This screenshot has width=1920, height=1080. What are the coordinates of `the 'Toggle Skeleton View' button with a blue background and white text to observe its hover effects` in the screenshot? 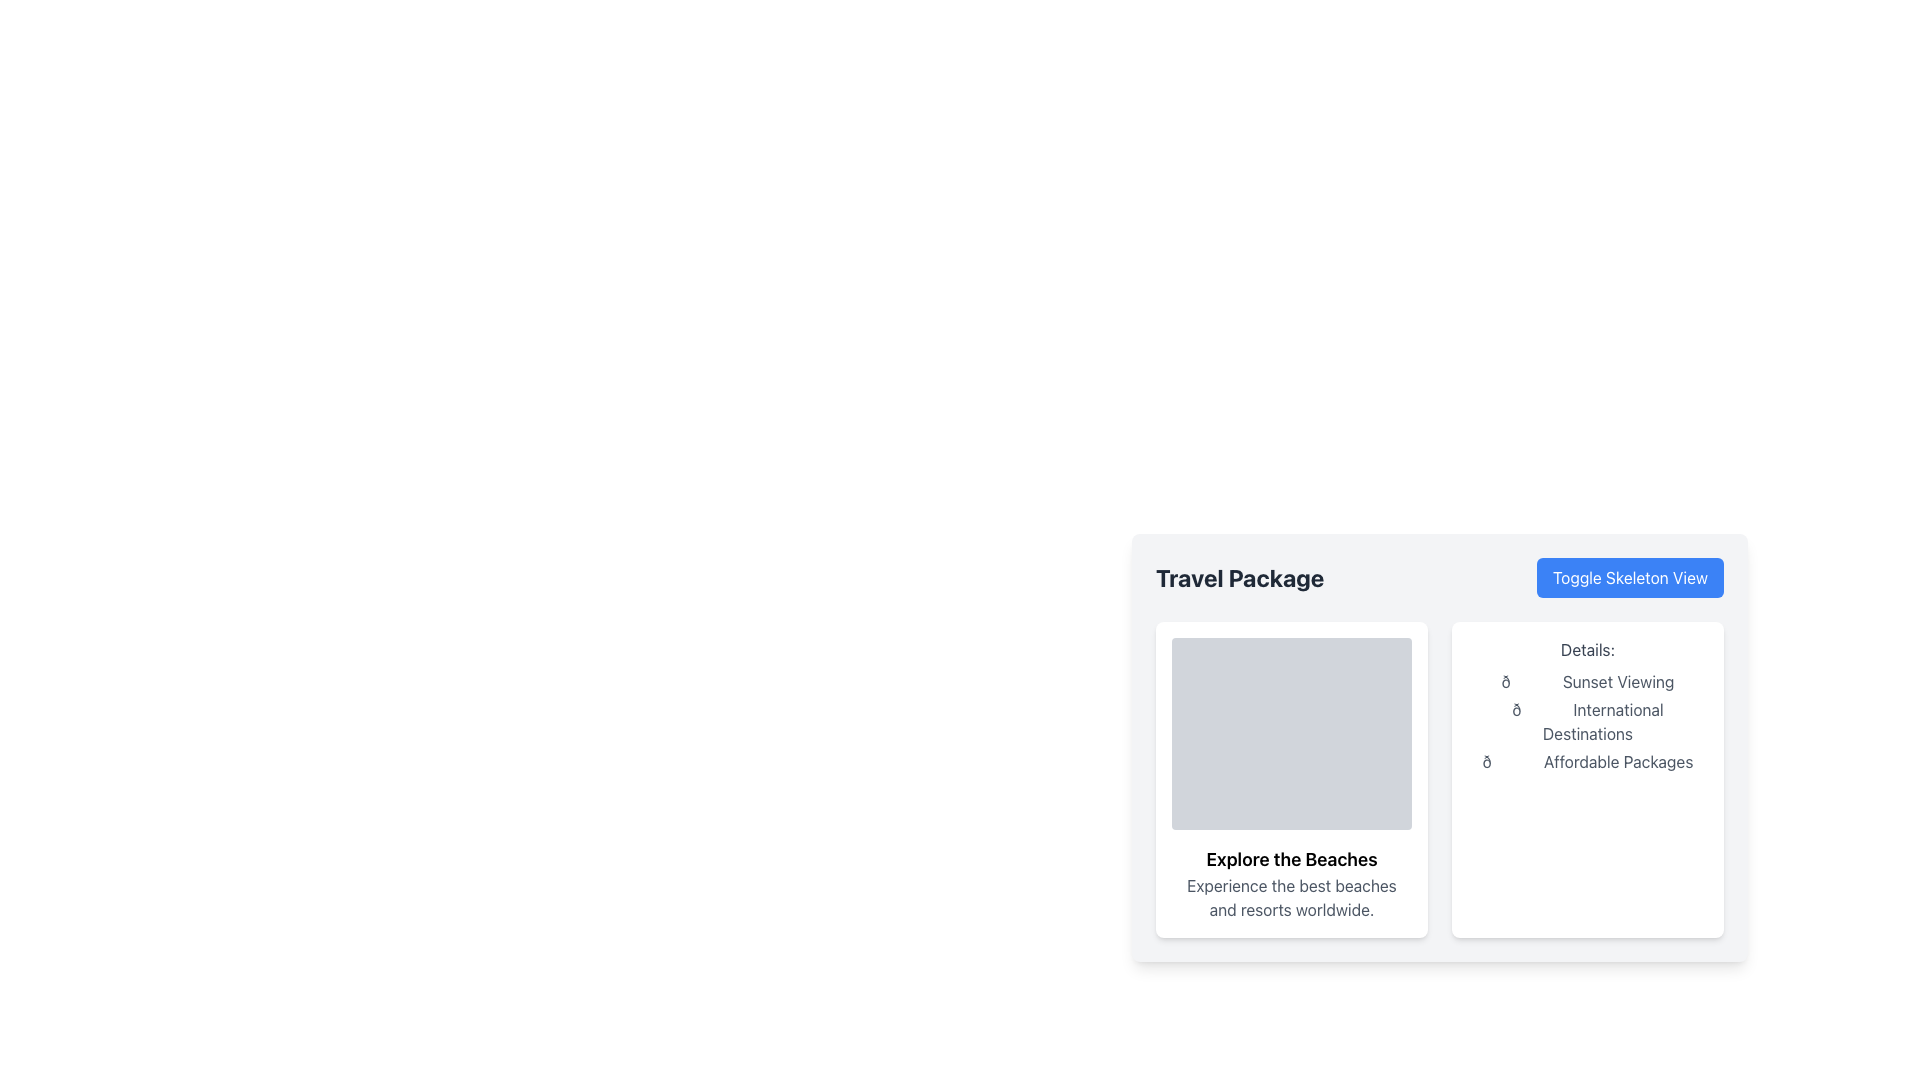 It's located at (1630, 578).